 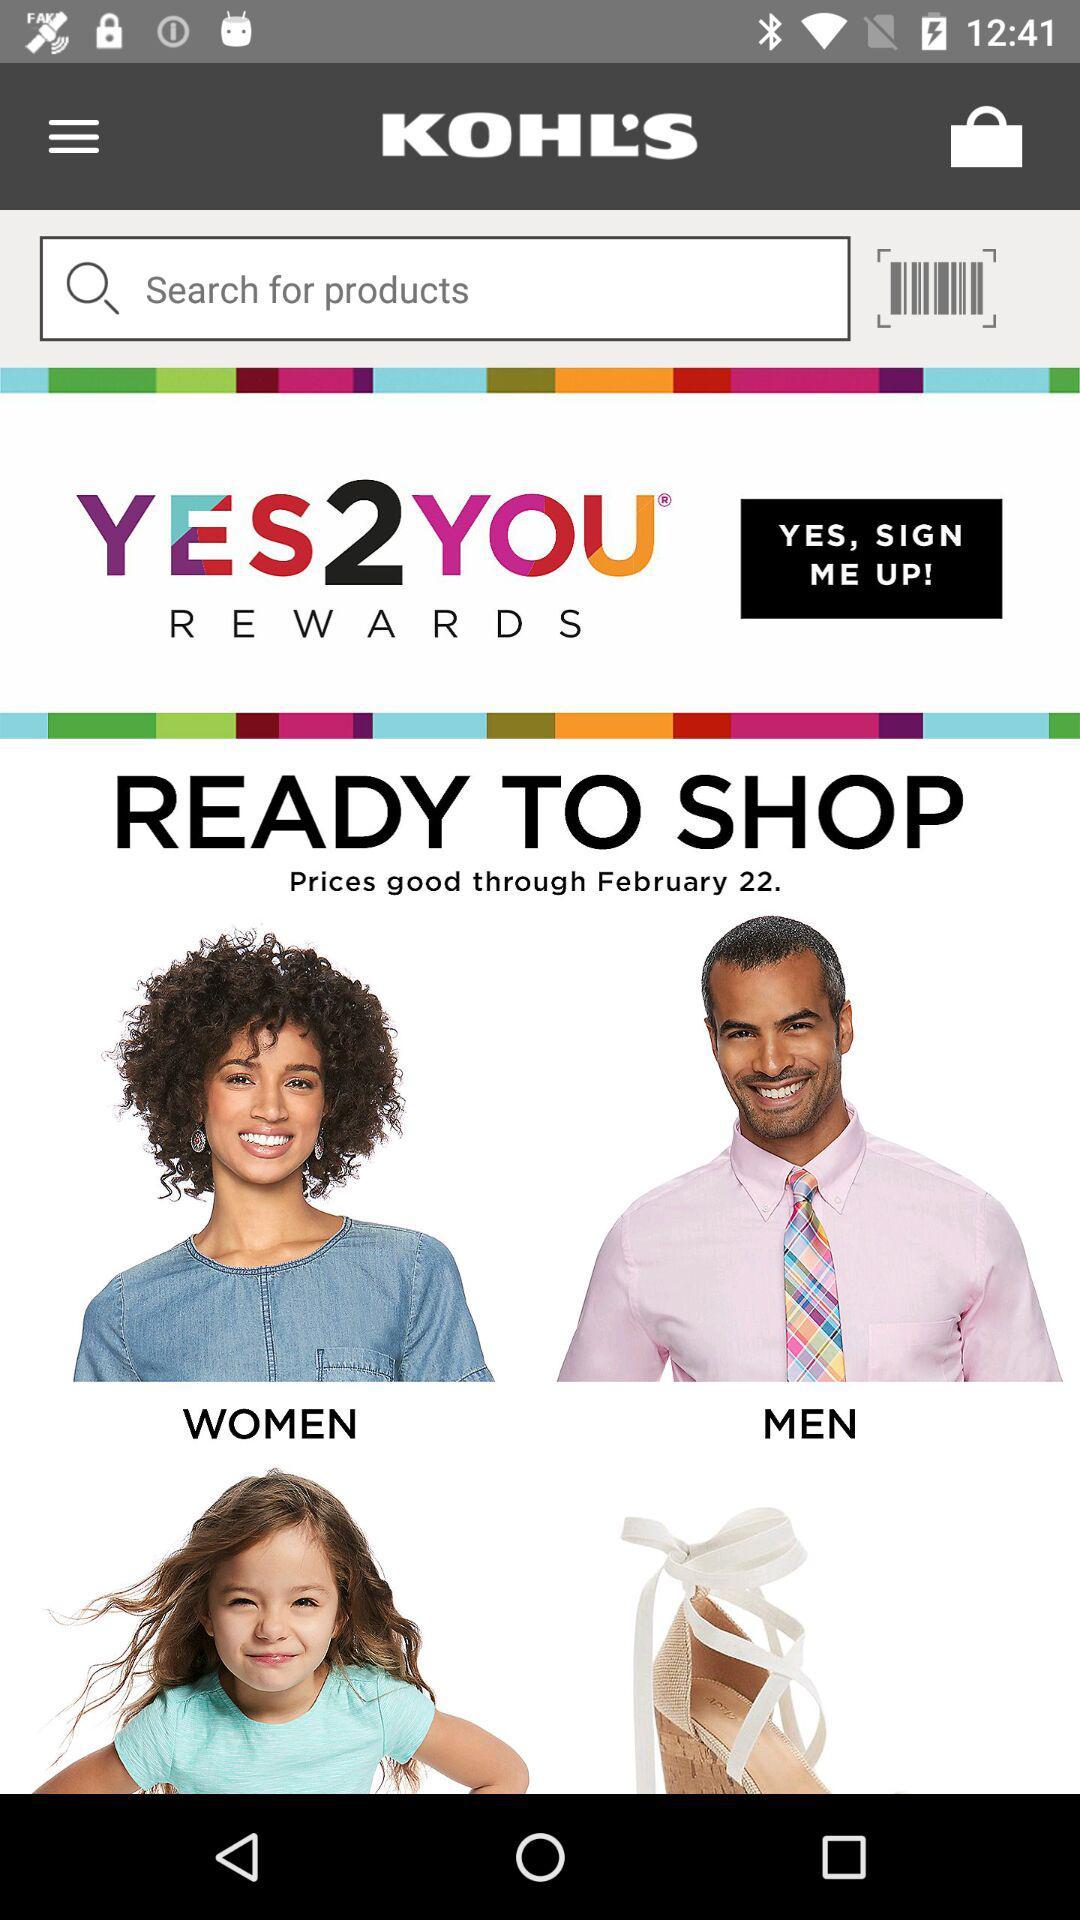 What do you see at coordinates (72, 135) in the screenshot?
I see `the menu icon` at bounding box center [72, 135].